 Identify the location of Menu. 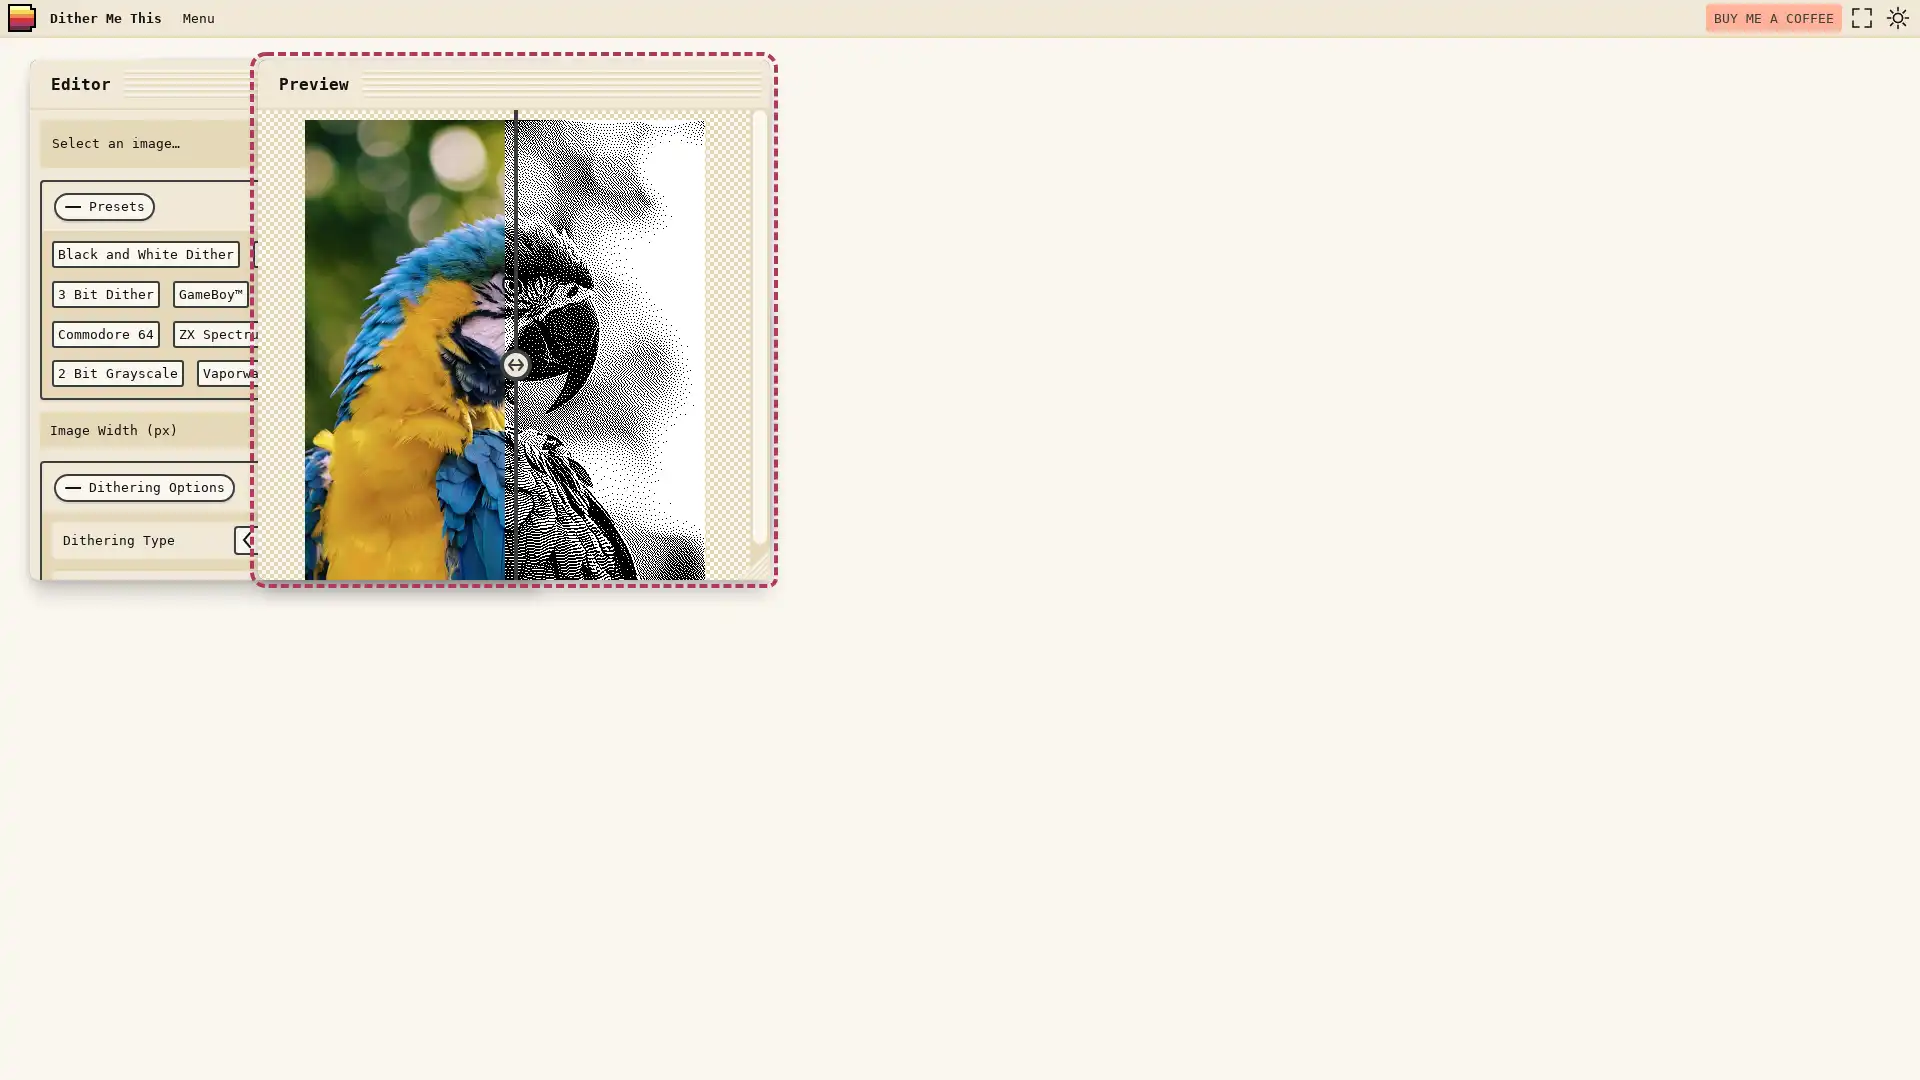
(197, 17).